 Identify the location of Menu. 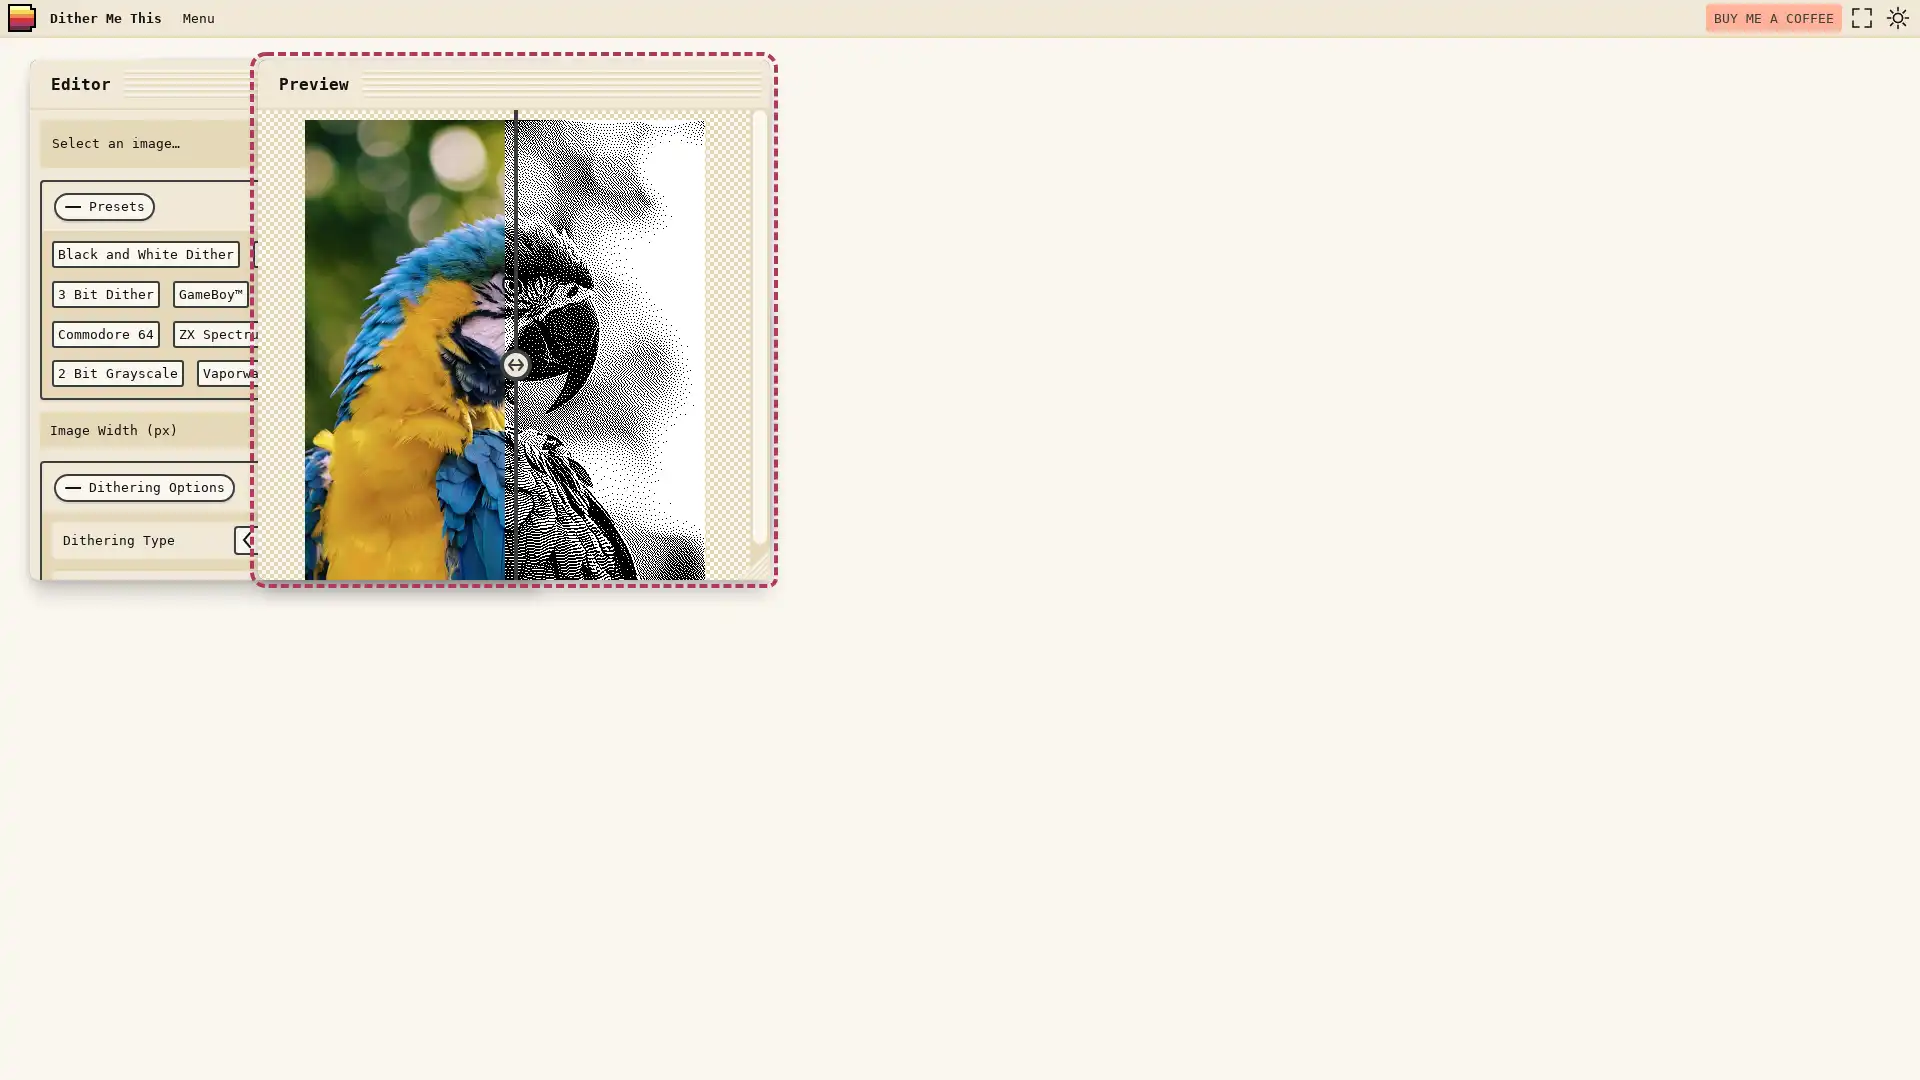
(197, 17).